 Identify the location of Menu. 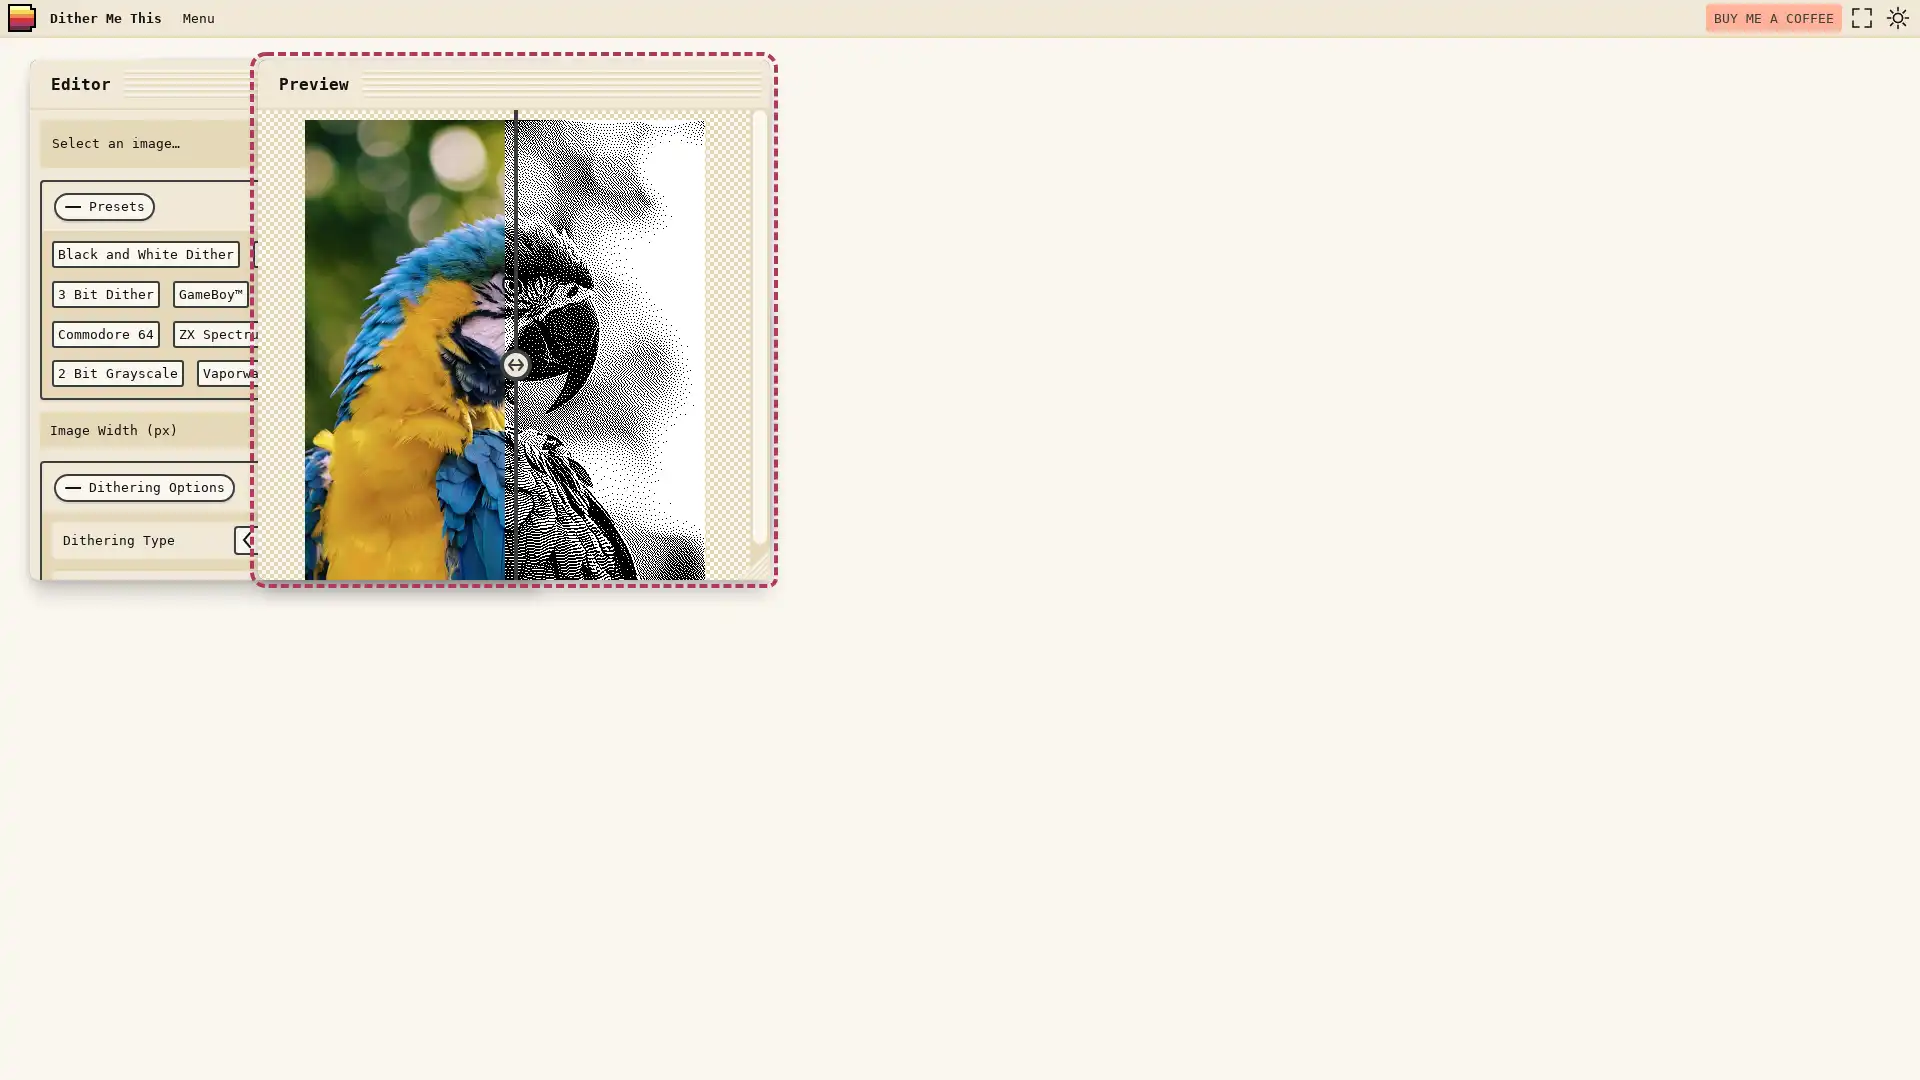
(197, 17).